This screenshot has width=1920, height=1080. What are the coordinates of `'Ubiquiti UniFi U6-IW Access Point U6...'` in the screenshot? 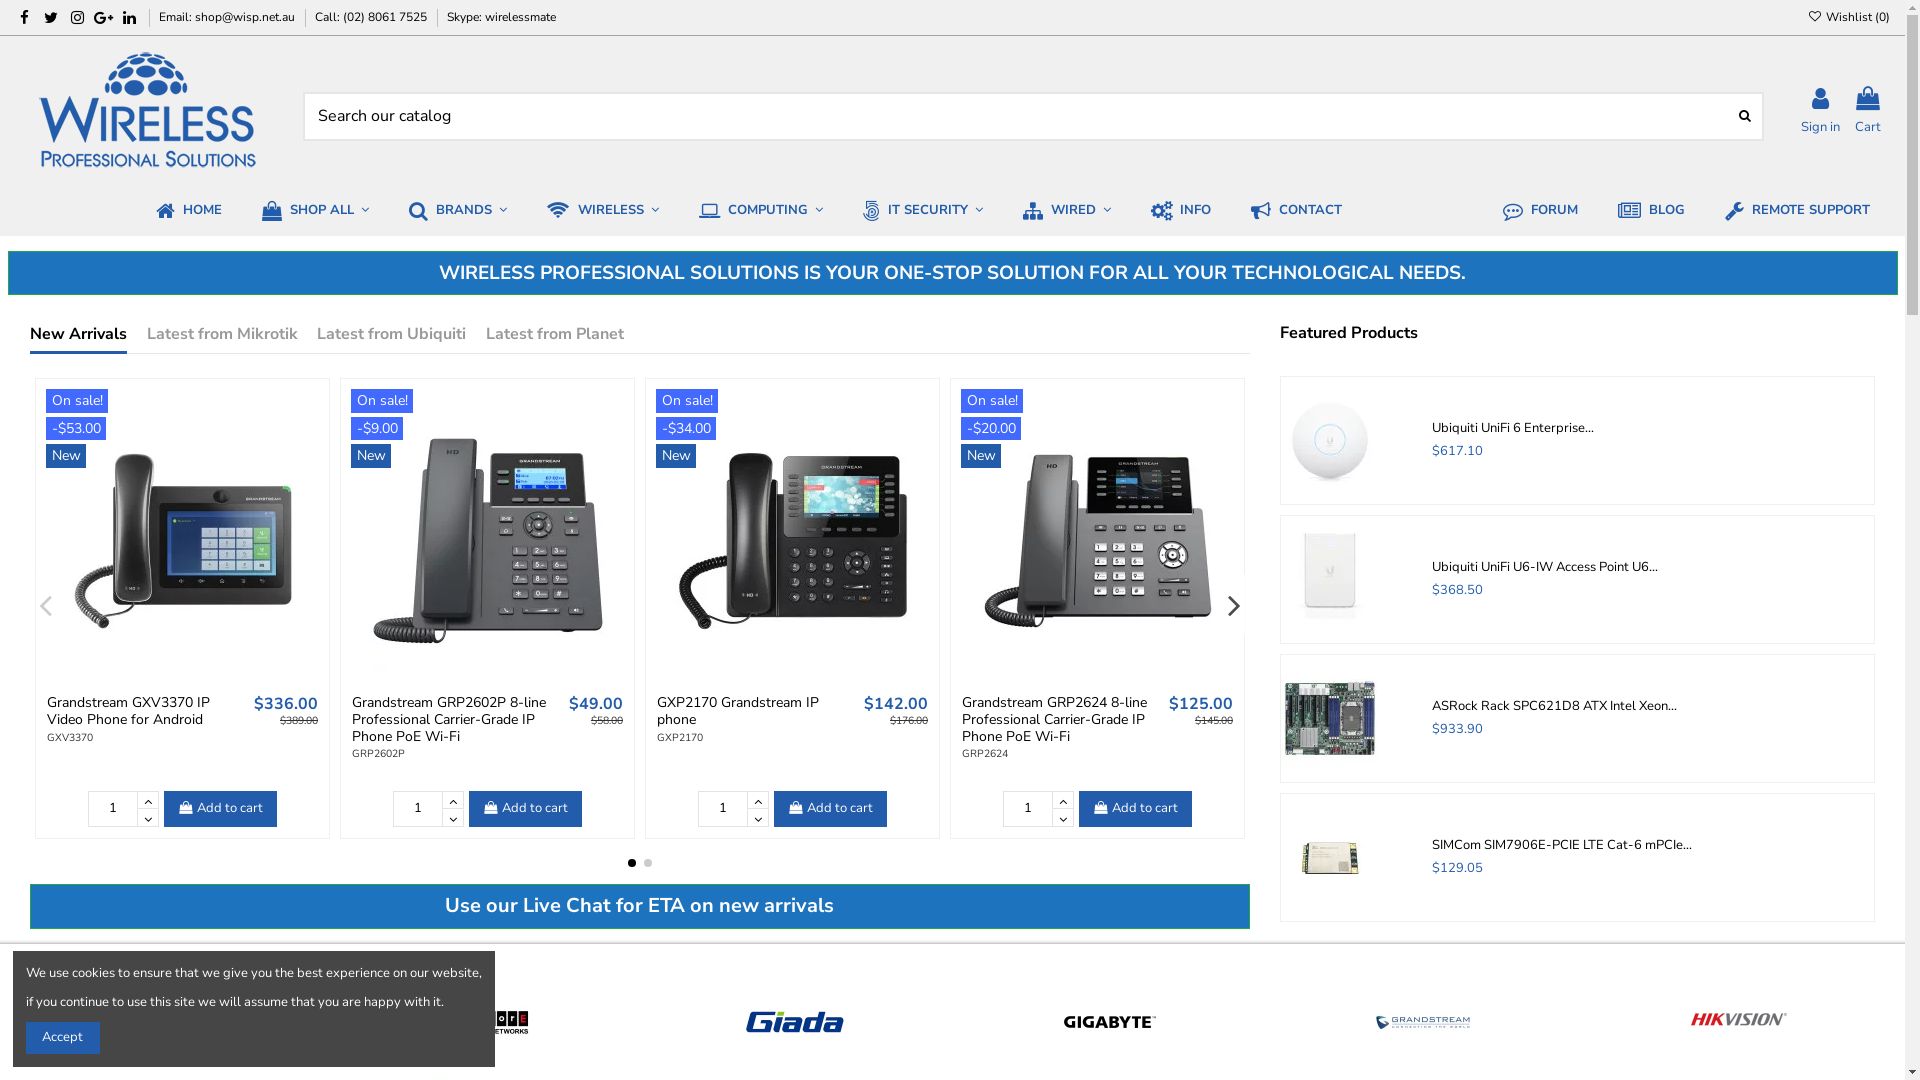 It's located at (1430, 567).